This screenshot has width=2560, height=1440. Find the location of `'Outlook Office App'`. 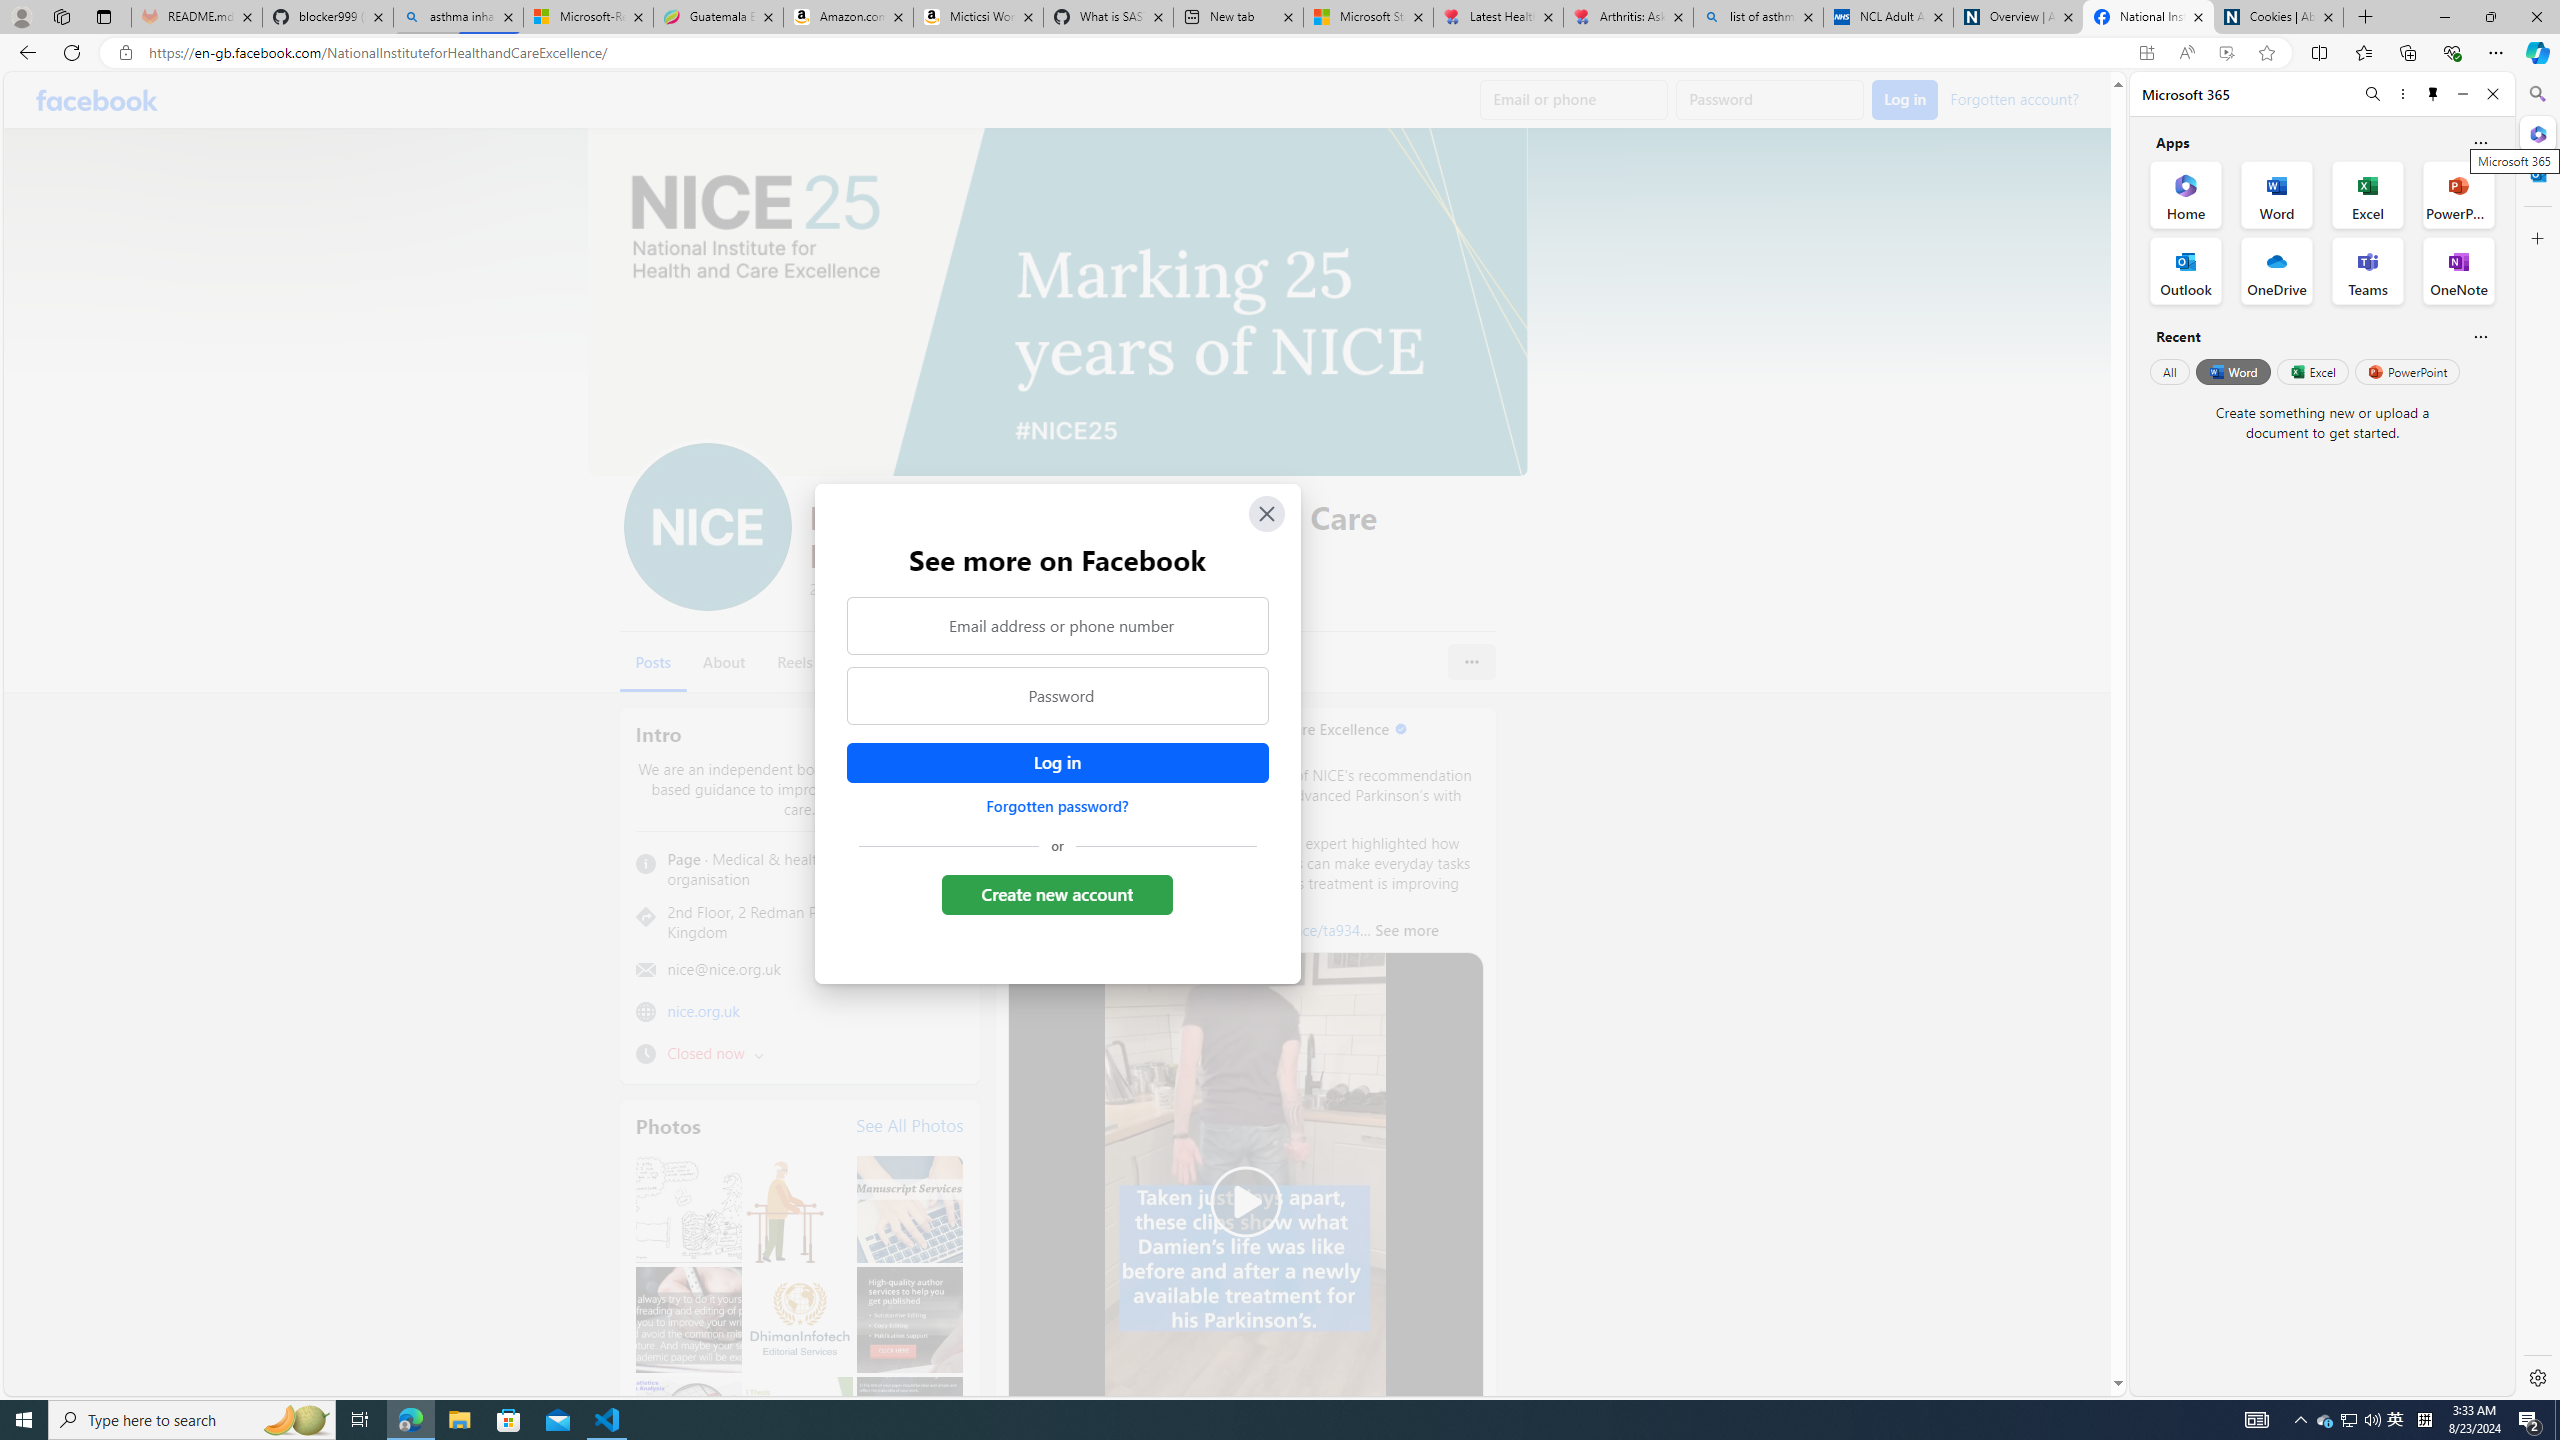

'Outlook Office App' is located at coordinates (2185, 271).